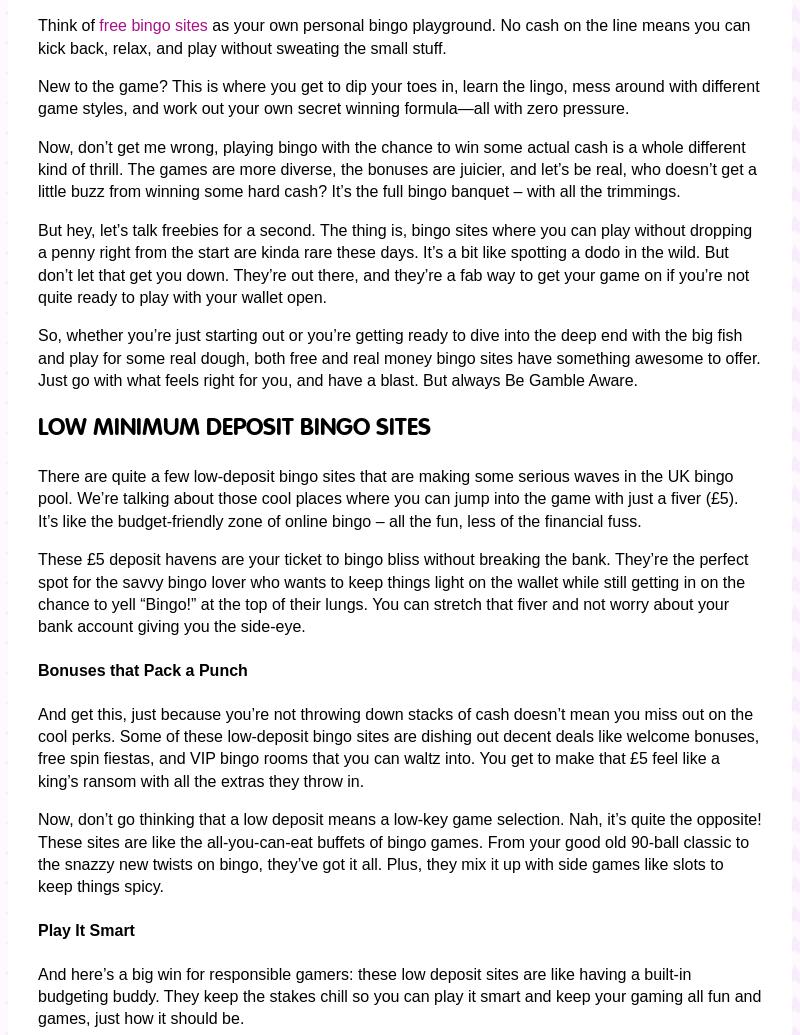 The image size is (800, 1035). Describe the element at coordinates (398, 994) in the screenshot. I see `'And here’s a big win for responsible gamers: these low deposit sites are like having a built-in budgeting buddy. They keep the stakes chill so you can play it smart and keep your gaming all fun and games, just how it should be.'` at that location.